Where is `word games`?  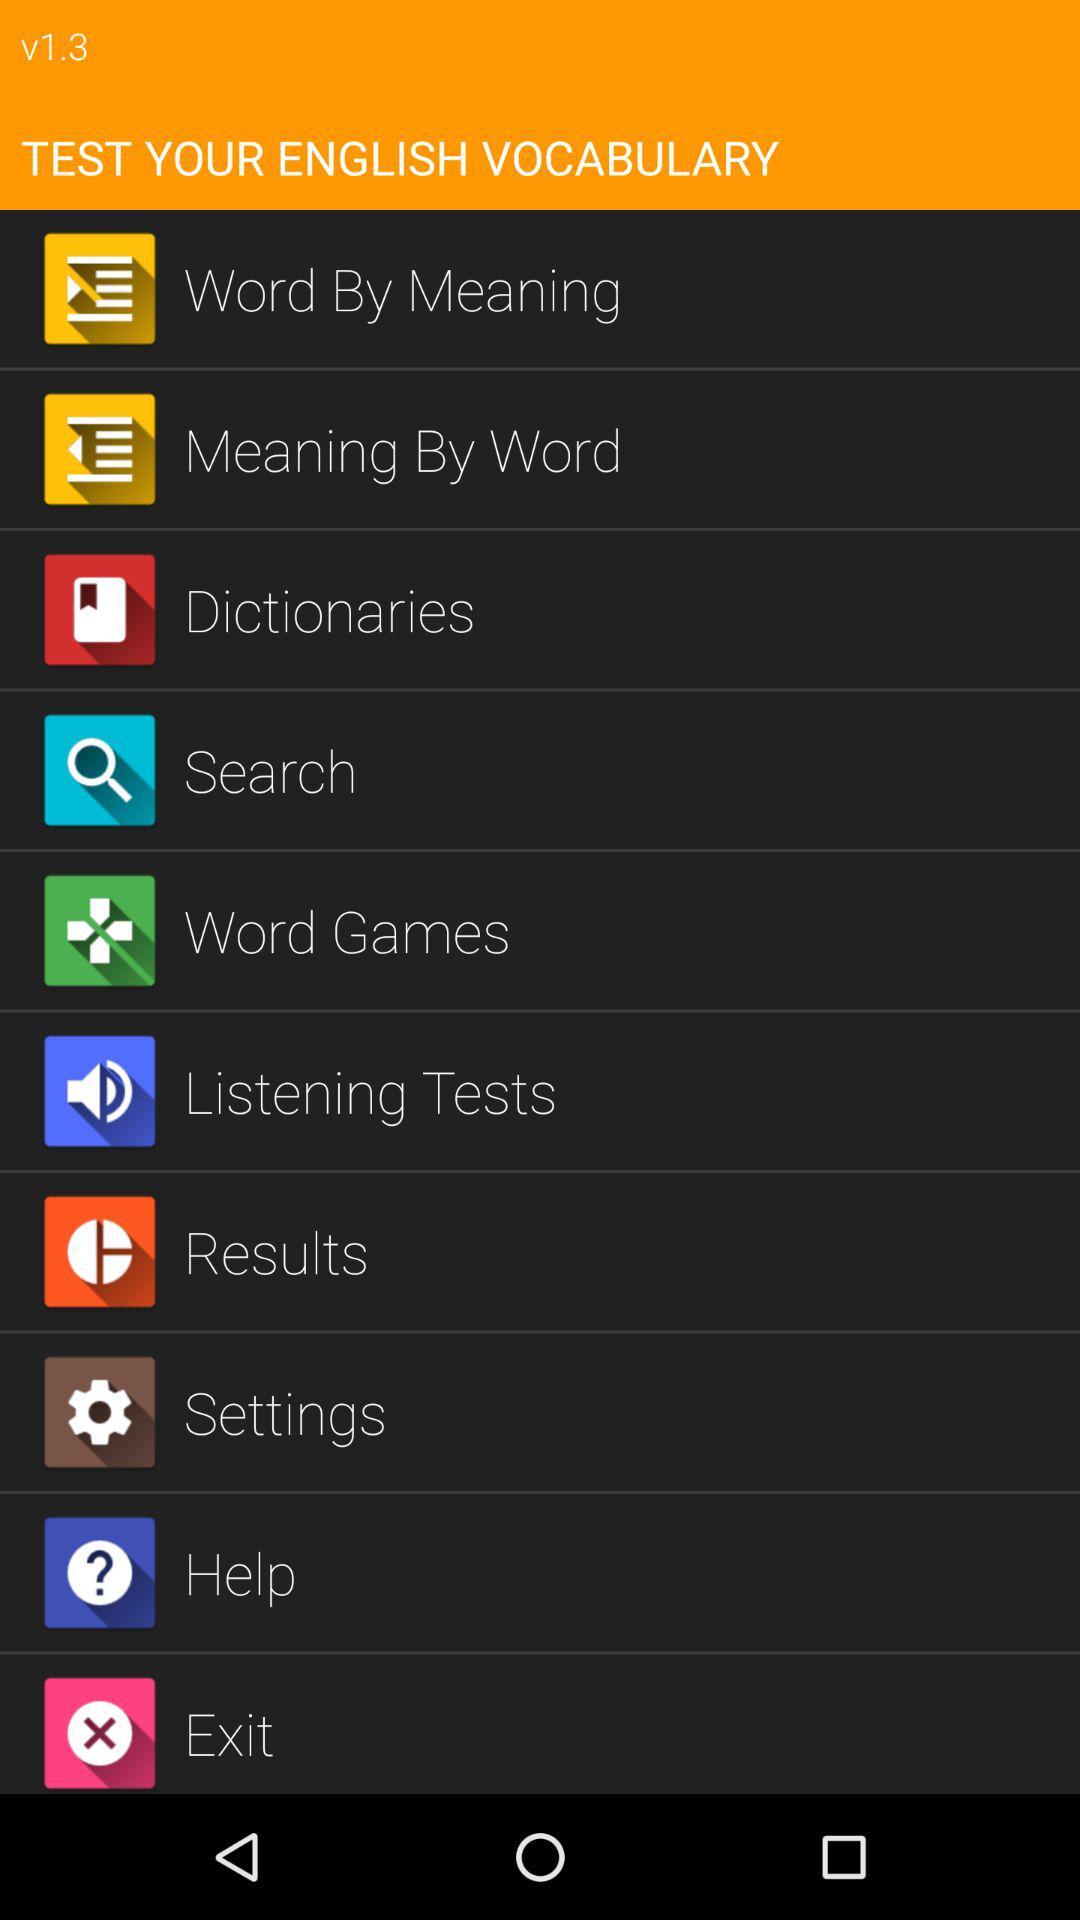 word games is located at coordinates (623, 929).